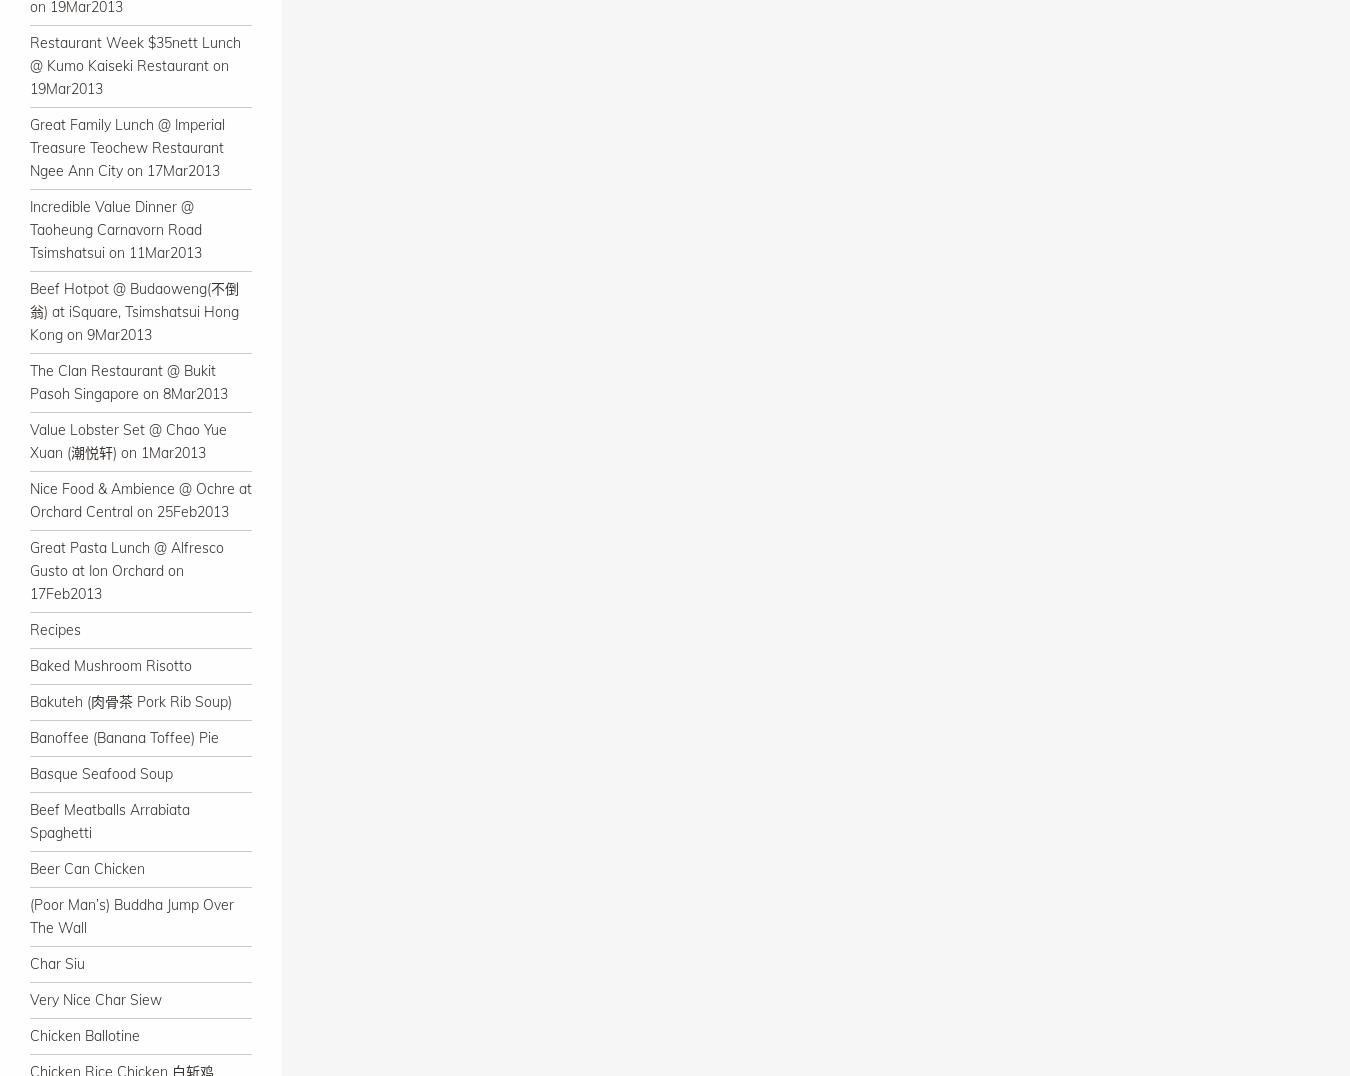  Describe the element at coordinates (135, 65) in the screenshot. I see `'Restaurant Week $35nett Lunch @ Kumo Kaiseki Restaurant on 19Mar2013'` at that location.